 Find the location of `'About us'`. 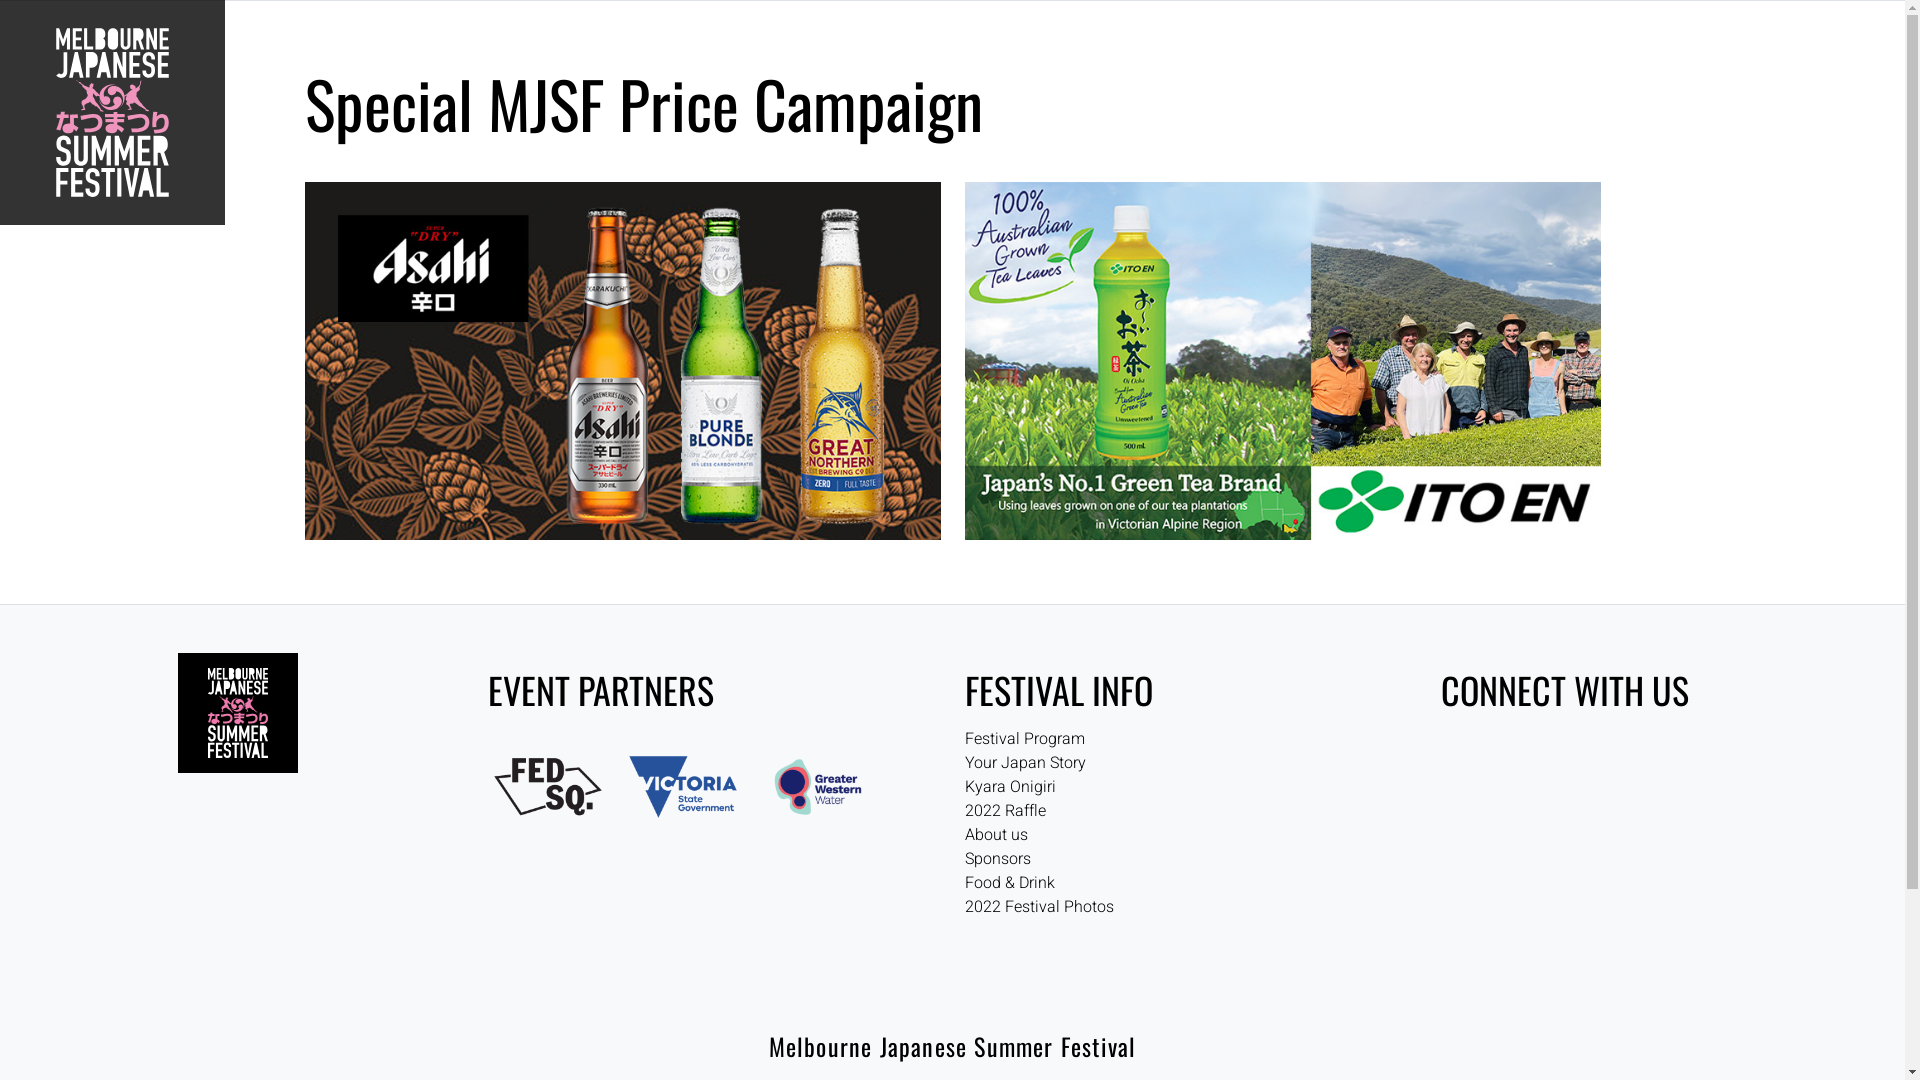

'About us' is located at coordinates (964, 834).